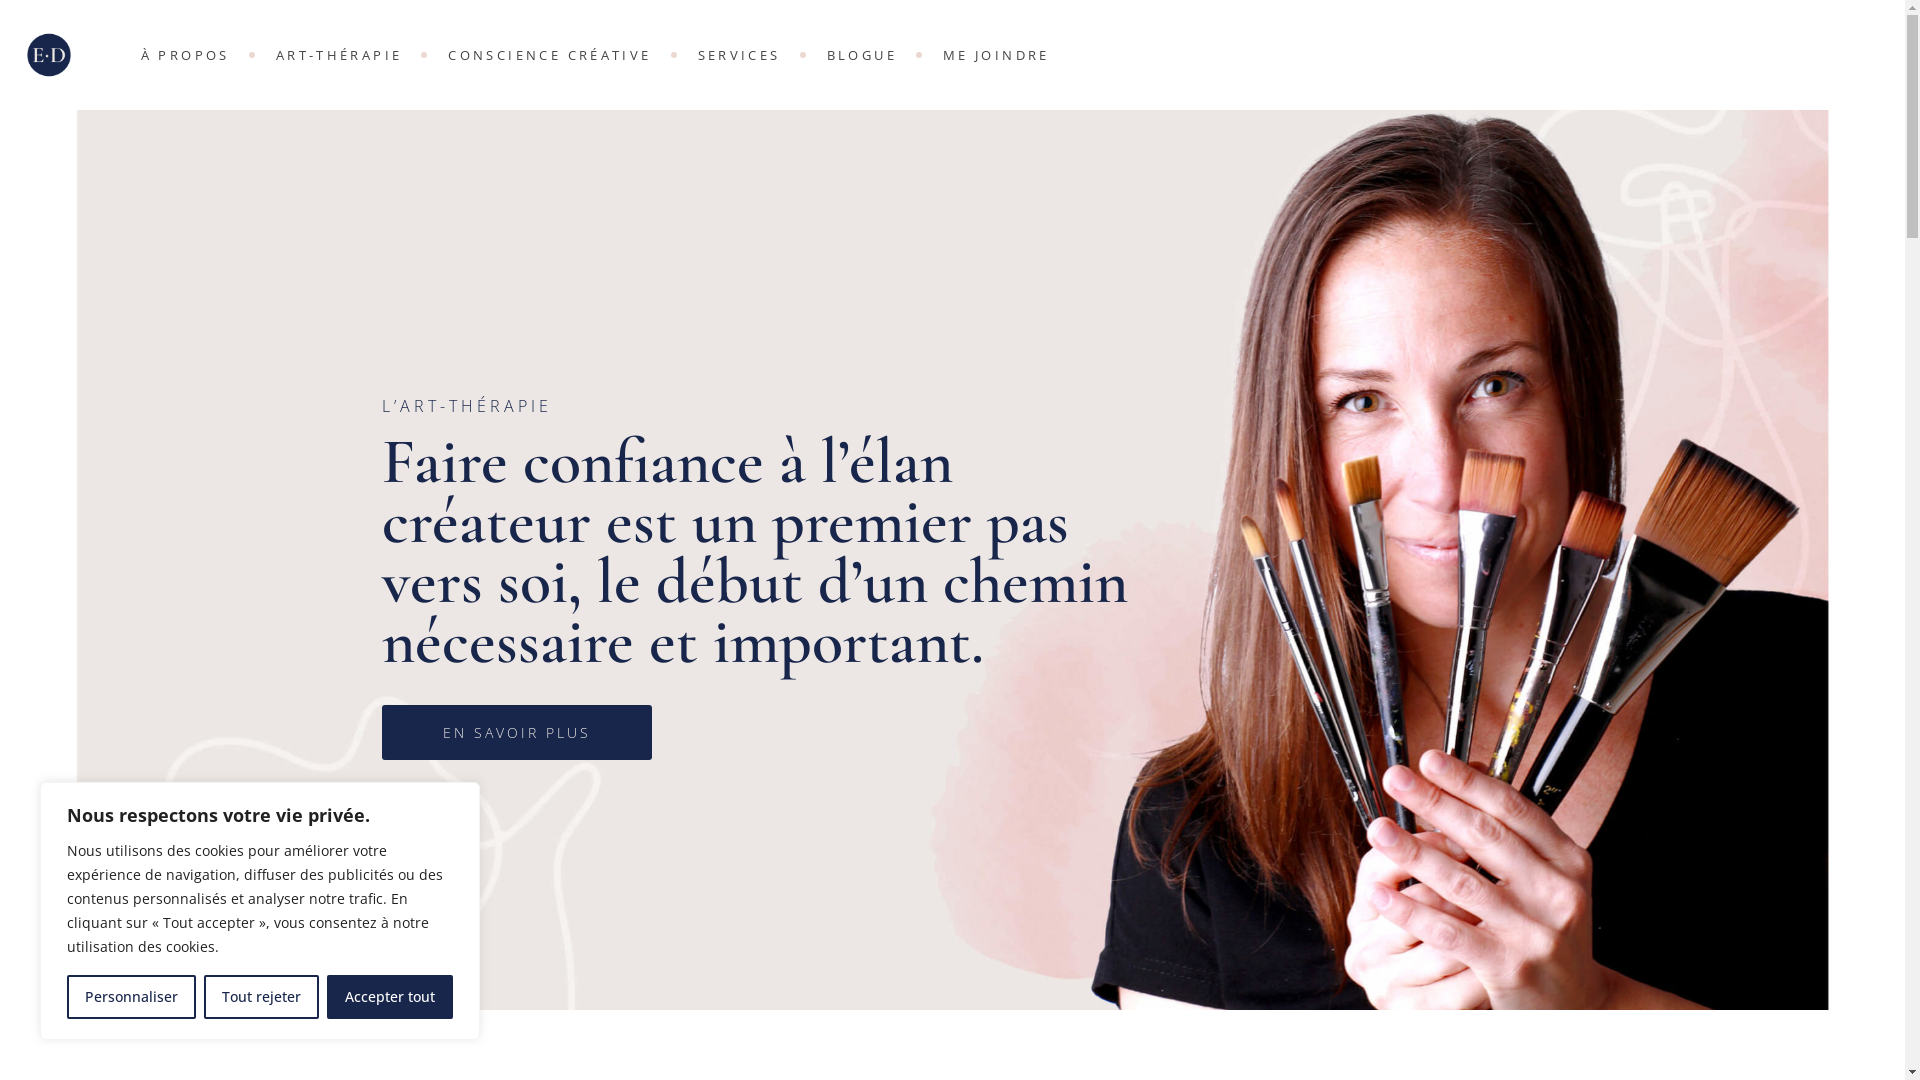 The image size is (1920, 1080). Describe the element at coordinates (389, 996) in the screenshot. I see `'Accepter tout'` at that location.